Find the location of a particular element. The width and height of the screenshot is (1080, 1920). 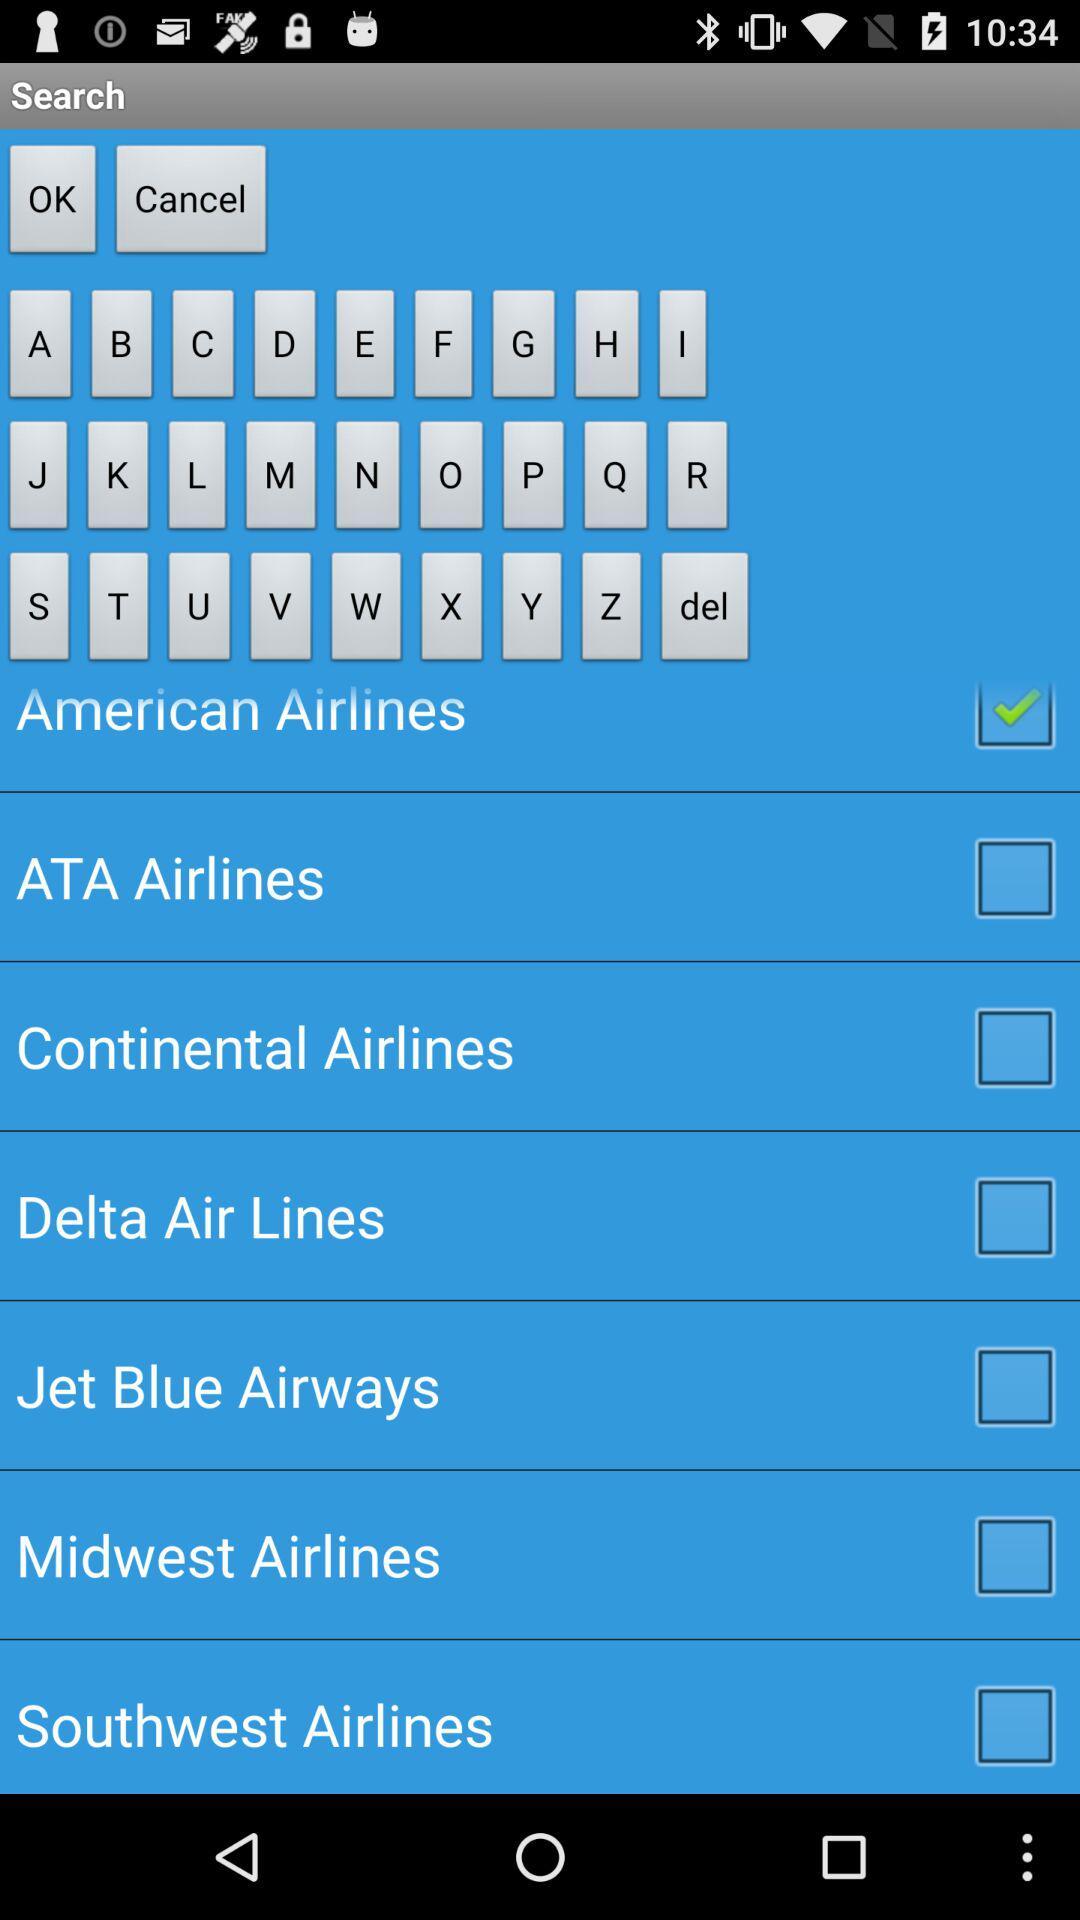

item above continental airlines checkbox is located at coordinates (540, 876).